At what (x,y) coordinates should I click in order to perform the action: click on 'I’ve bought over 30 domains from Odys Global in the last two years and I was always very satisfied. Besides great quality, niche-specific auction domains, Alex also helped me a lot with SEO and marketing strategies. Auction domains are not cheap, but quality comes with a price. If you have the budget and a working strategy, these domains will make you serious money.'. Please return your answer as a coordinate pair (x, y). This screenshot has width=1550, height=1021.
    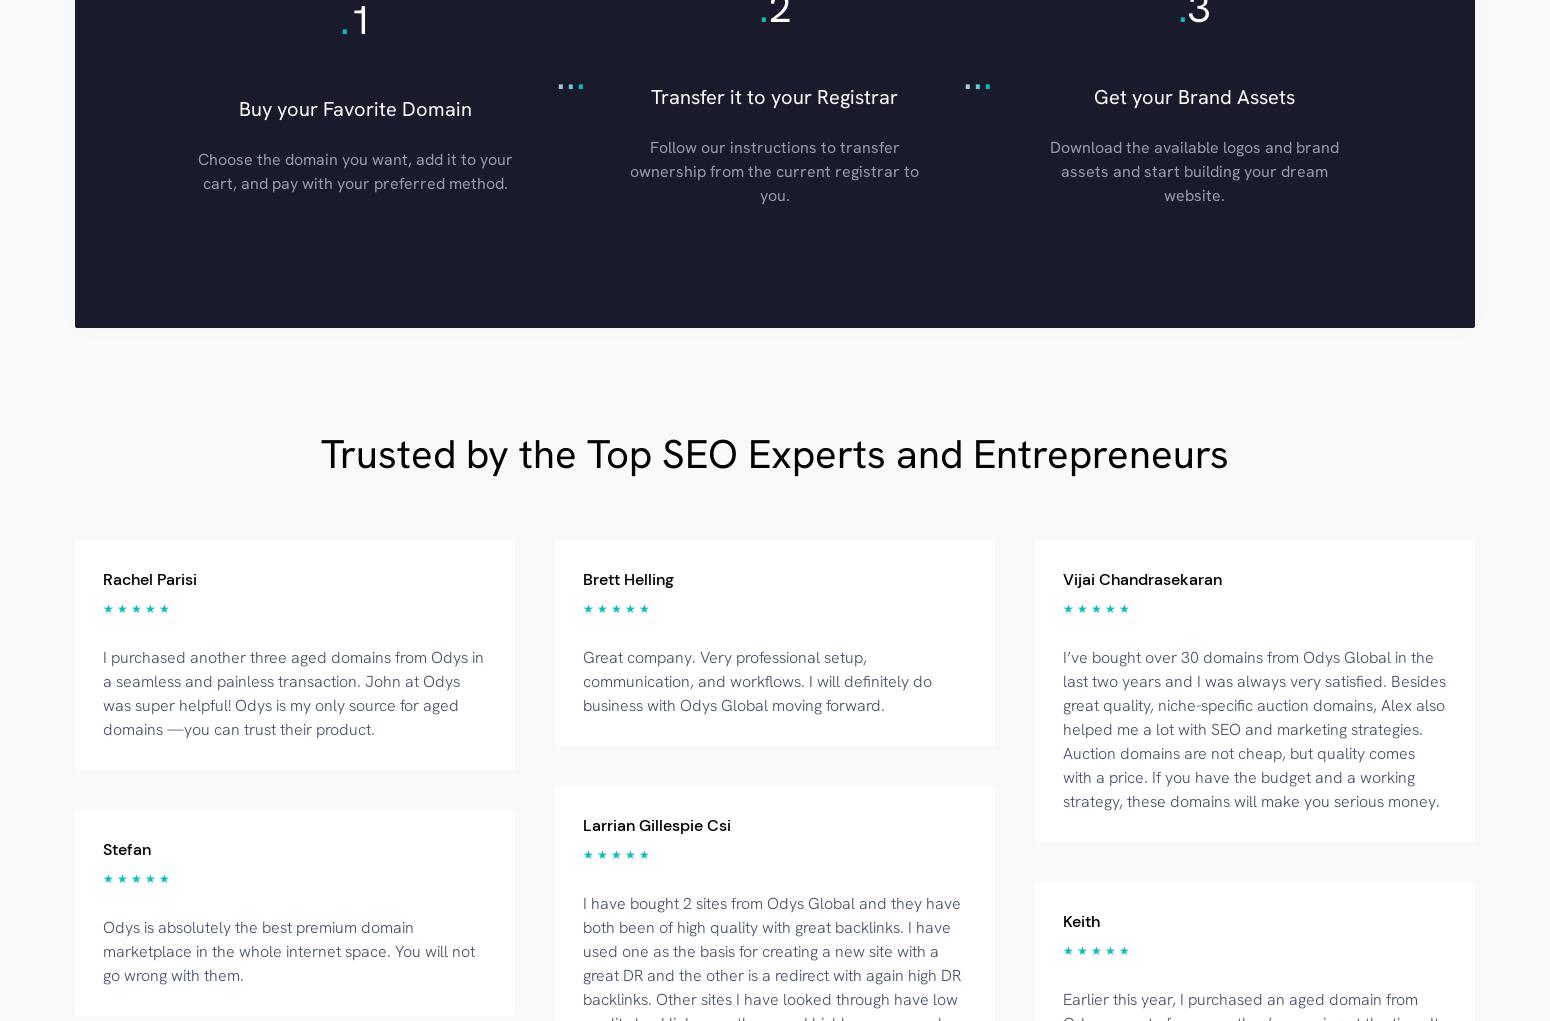
    Looking at the image, I should click on (1062, 727).